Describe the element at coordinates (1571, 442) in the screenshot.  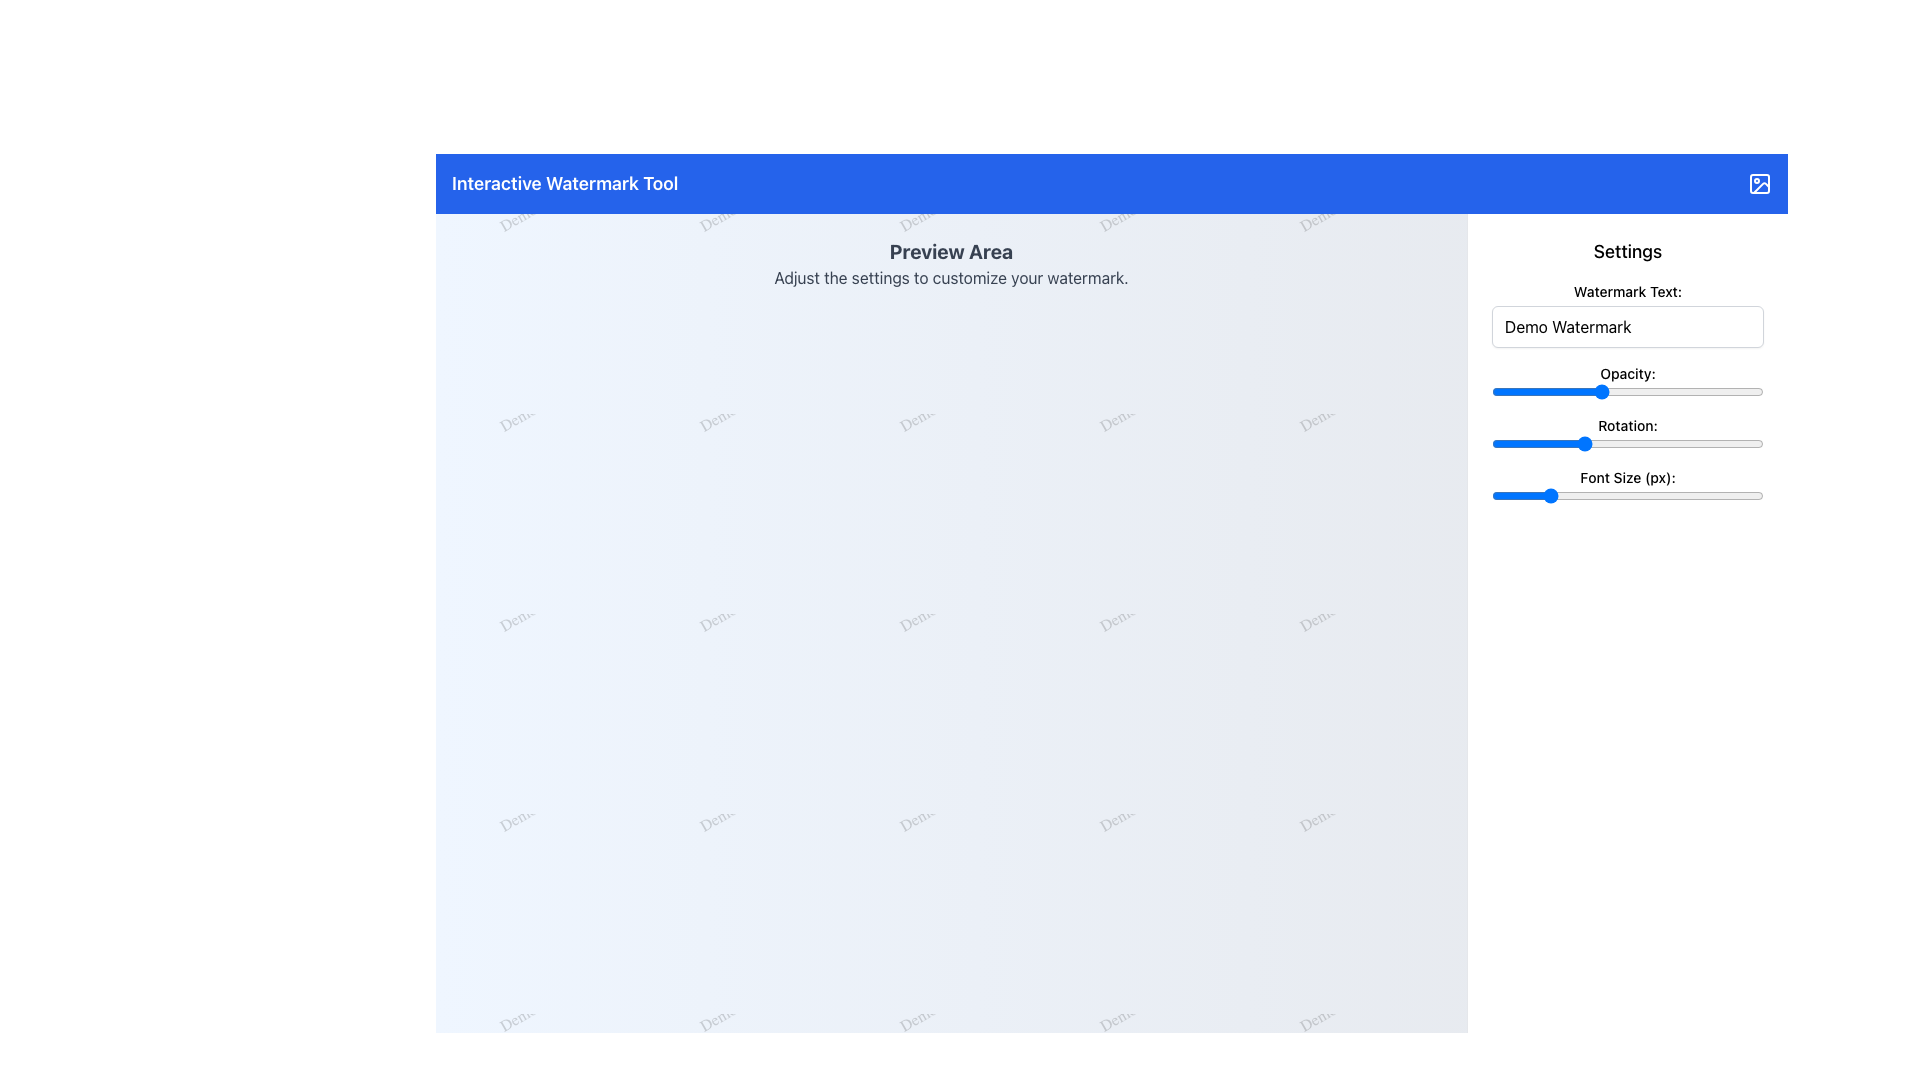
I see `the rotation value of the slider` at that location.